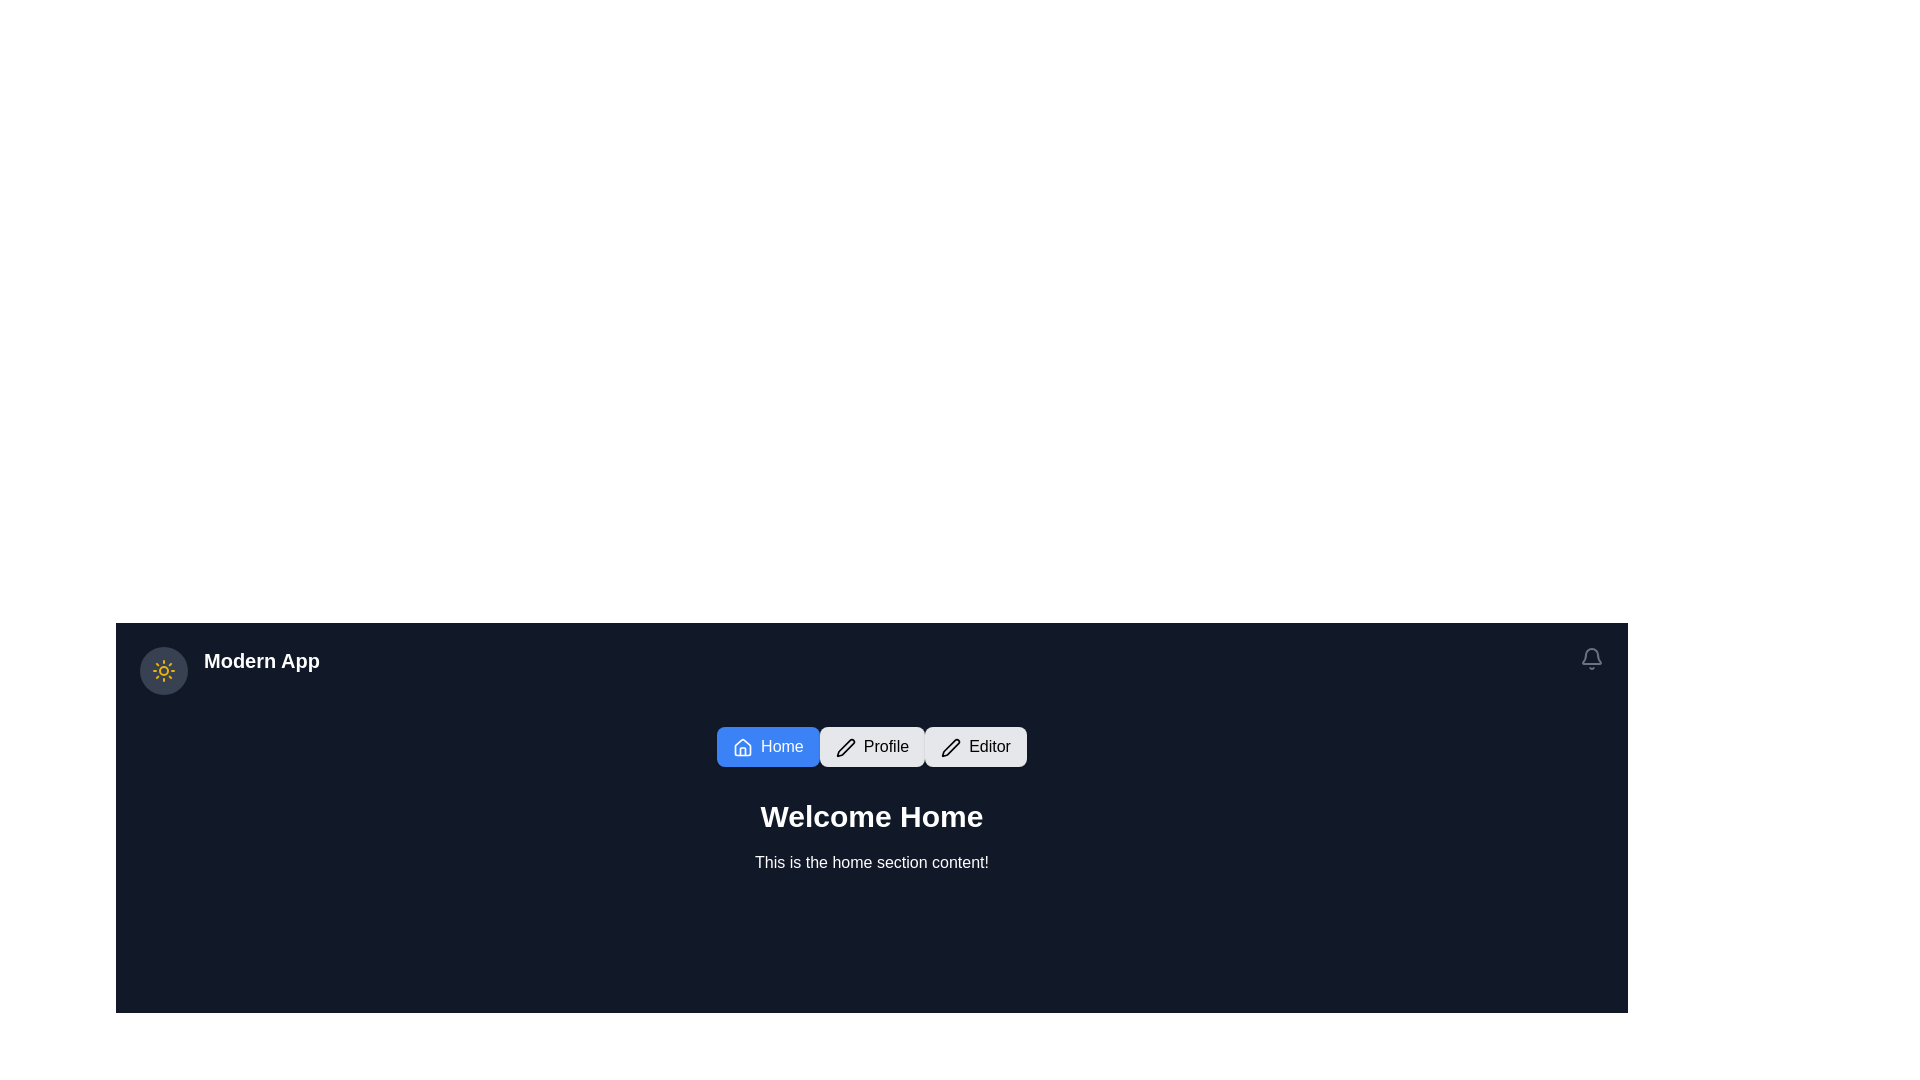  What do you see at coordinates (872, 747) in the screenshot?
I see `the 'Profile' button, which is a text button with a gray background and black text, located as the second item in the horizontal navigation bar` at bounding box center [872, 747].